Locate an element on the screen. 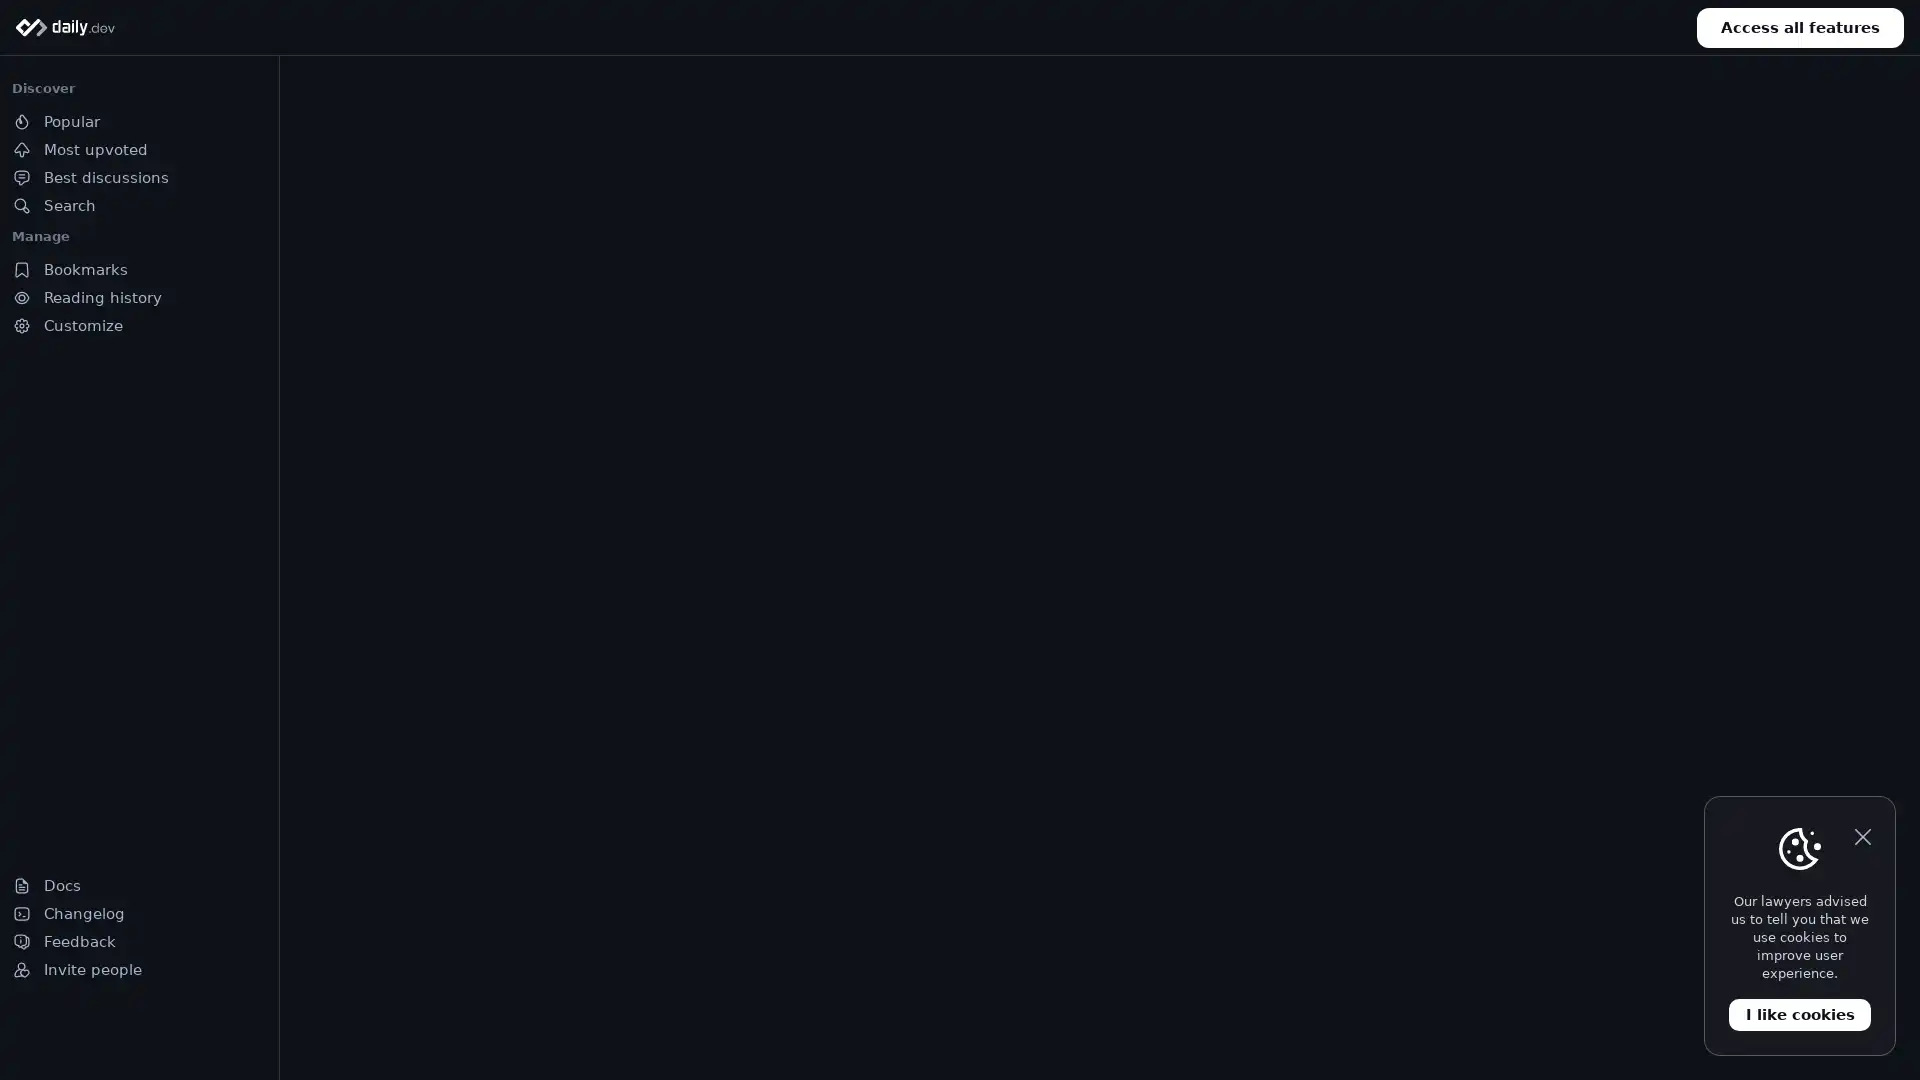 Image resolution: width=1920 pixels, height=1080 pixels. Upvote is located at coordinates (1512, 975).